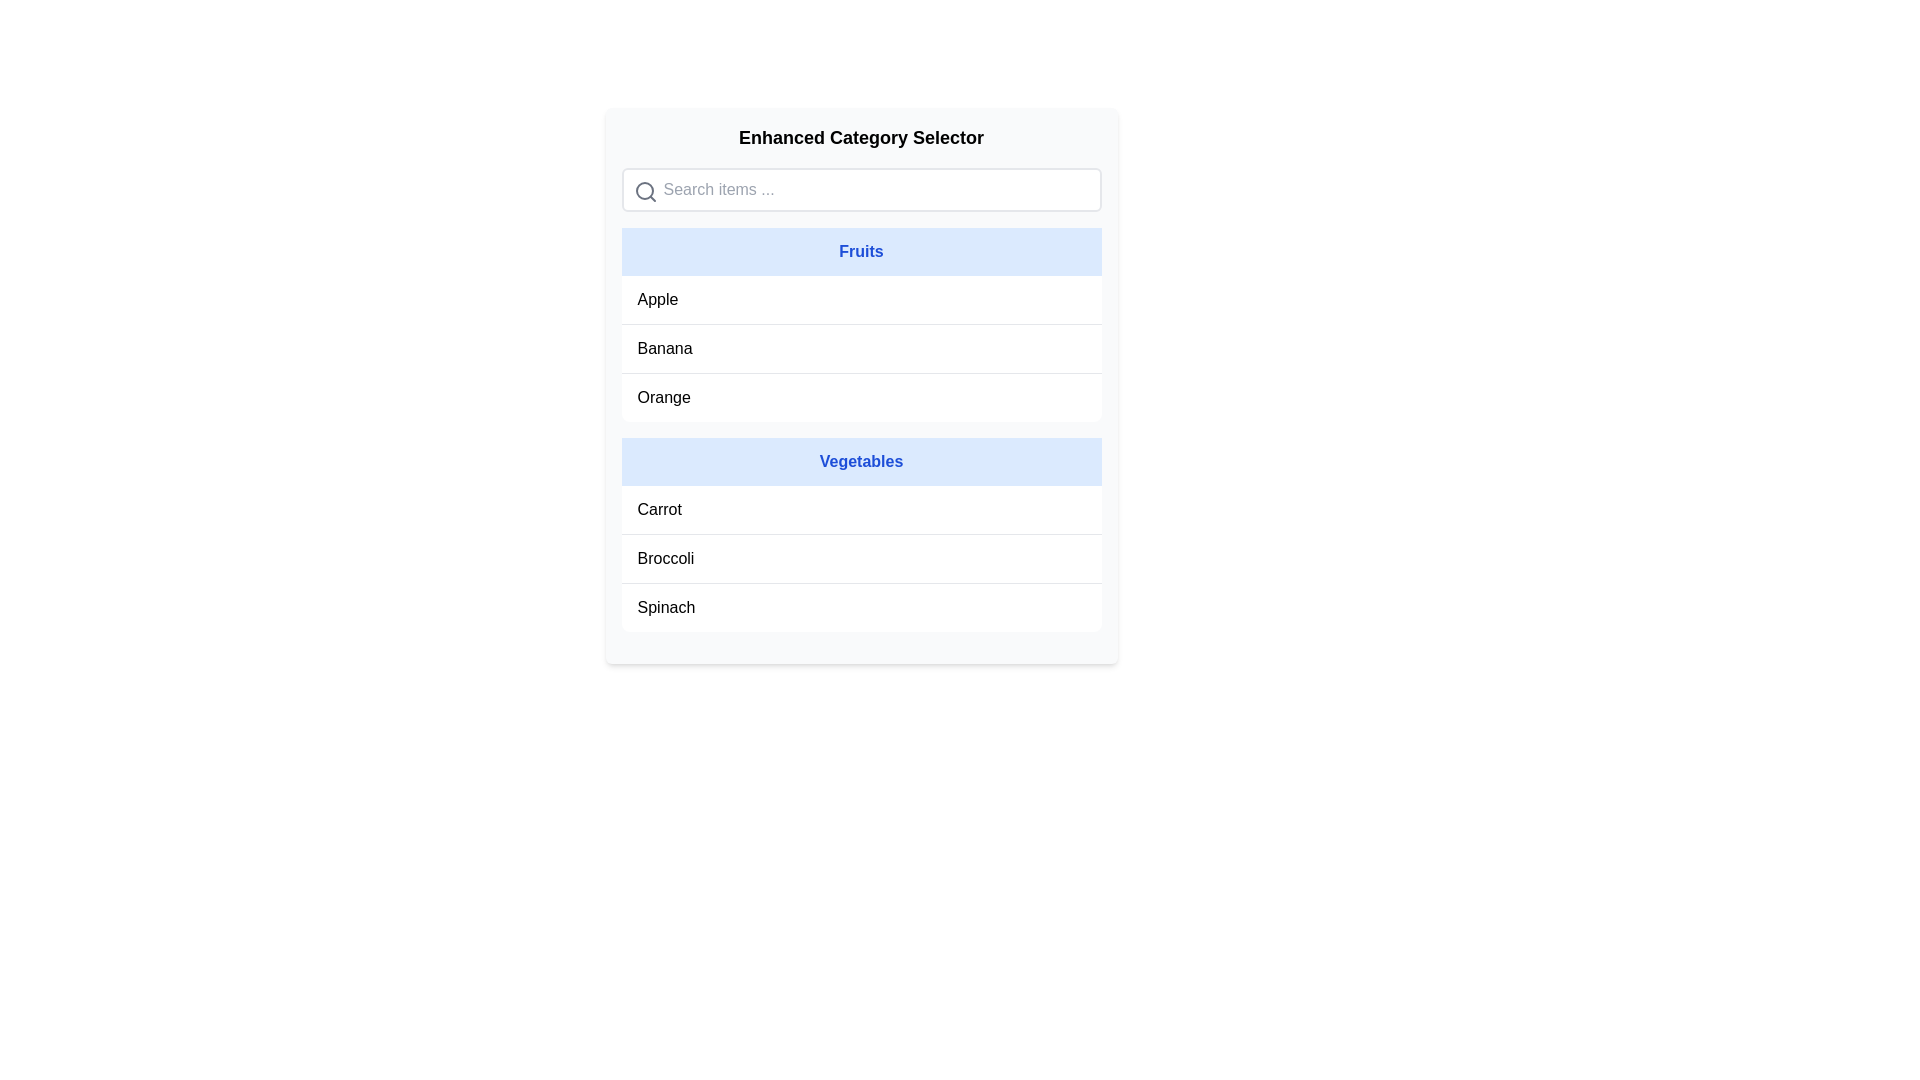 The image size is (1920, 1080). What do you see at coordinates (861, 559) in the screenshot?
I see `the list item labeled 'Broccoli' in the 'Vegetables' subsection to observe the background color change effect` at bounding box center [861, 559].